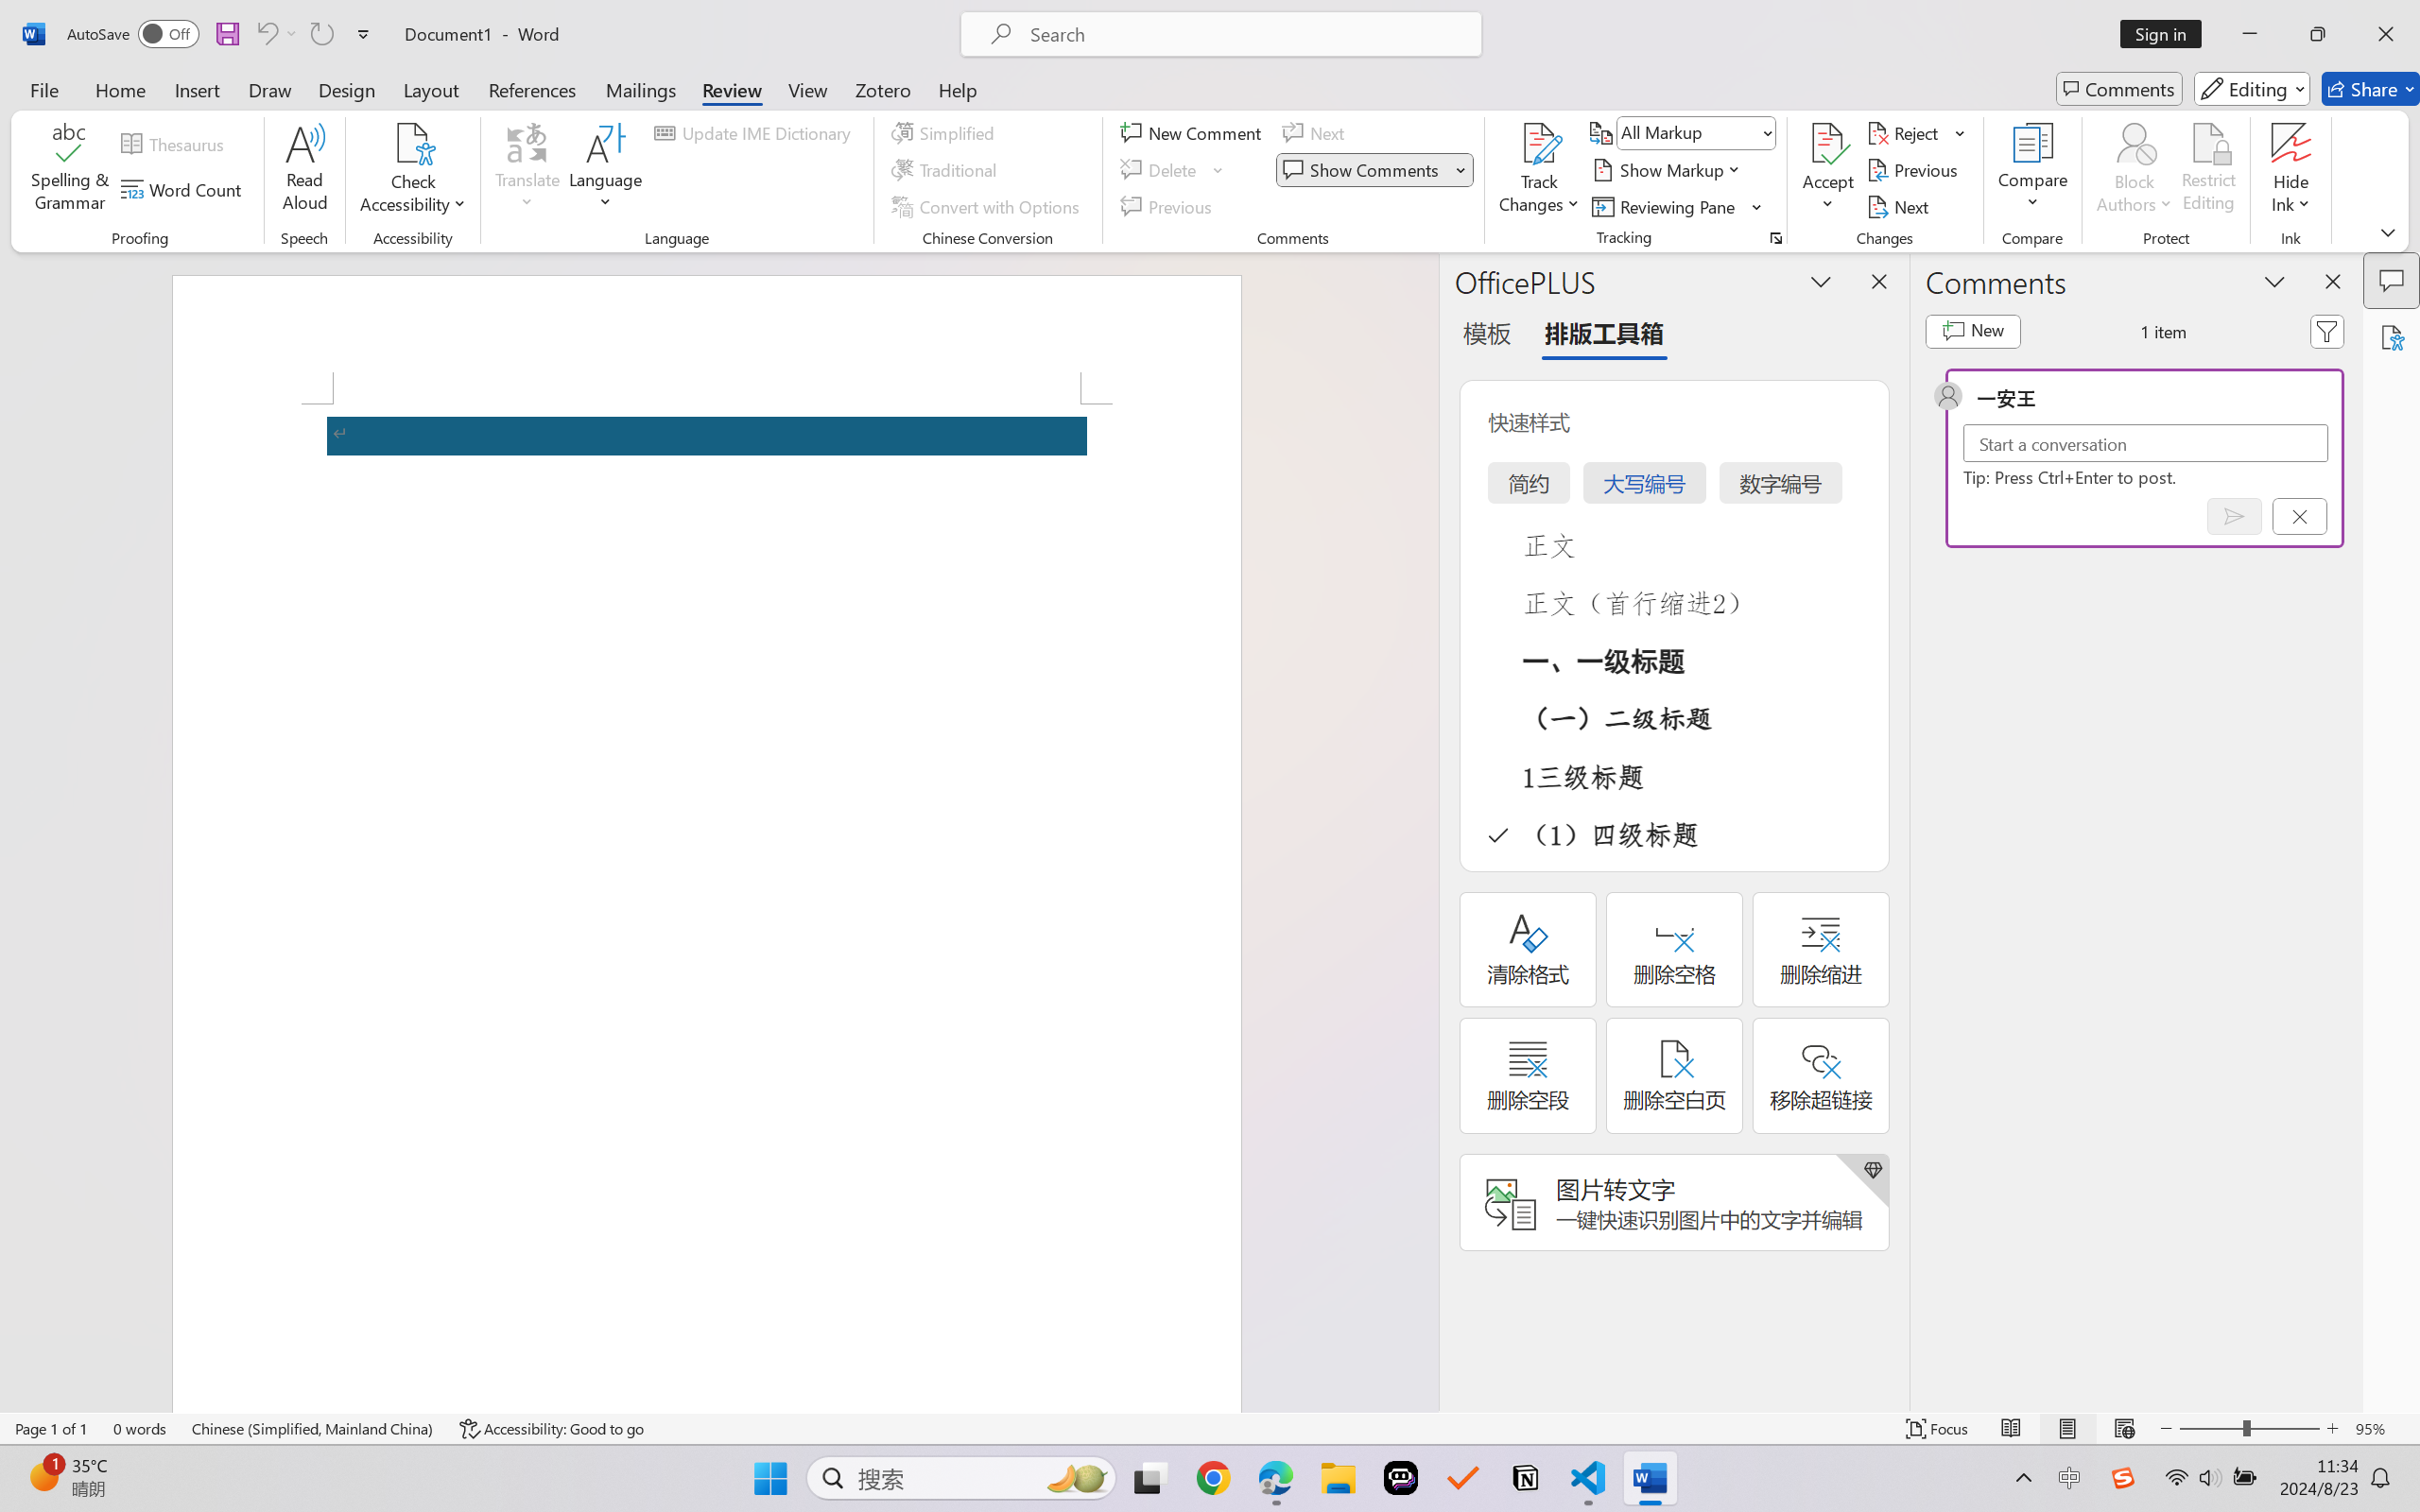  Describe the element at coordinates (2133, 143) in the screenshot. I see `'Block Authors'` at that location.